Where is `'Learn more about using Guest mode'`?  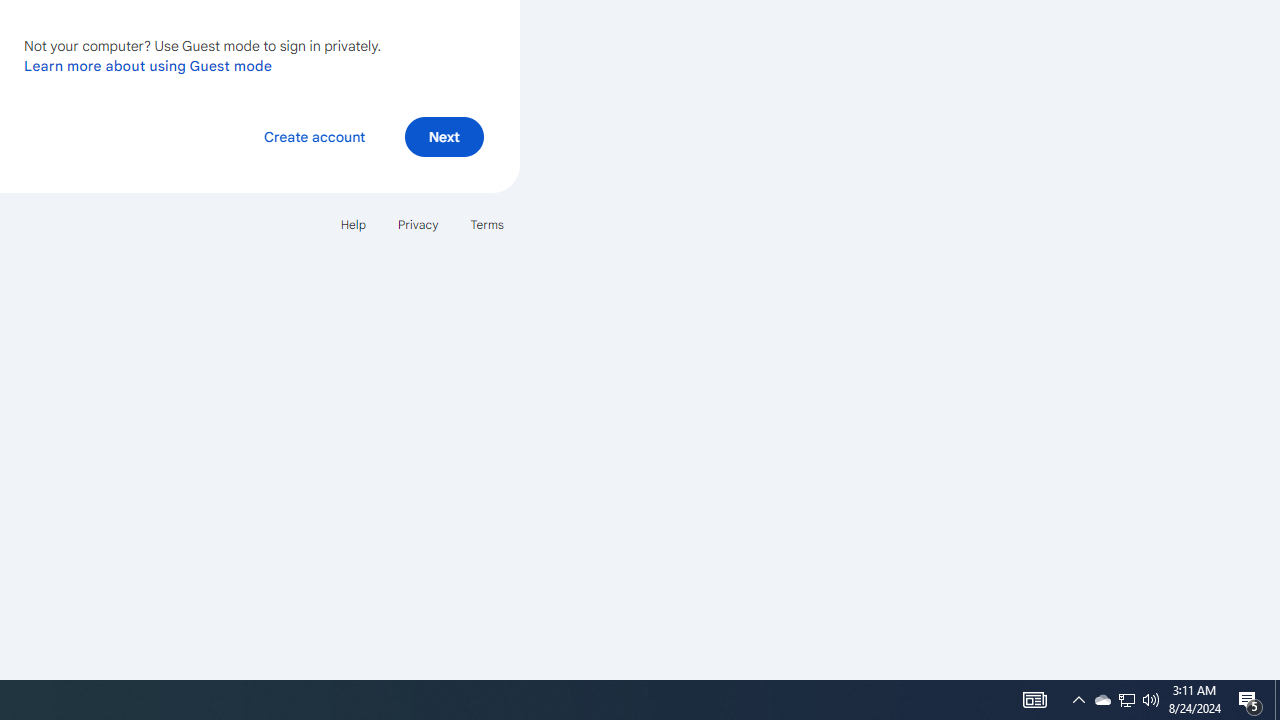 'Learn more about using Guest mode' is located at coordinates (147, 64).